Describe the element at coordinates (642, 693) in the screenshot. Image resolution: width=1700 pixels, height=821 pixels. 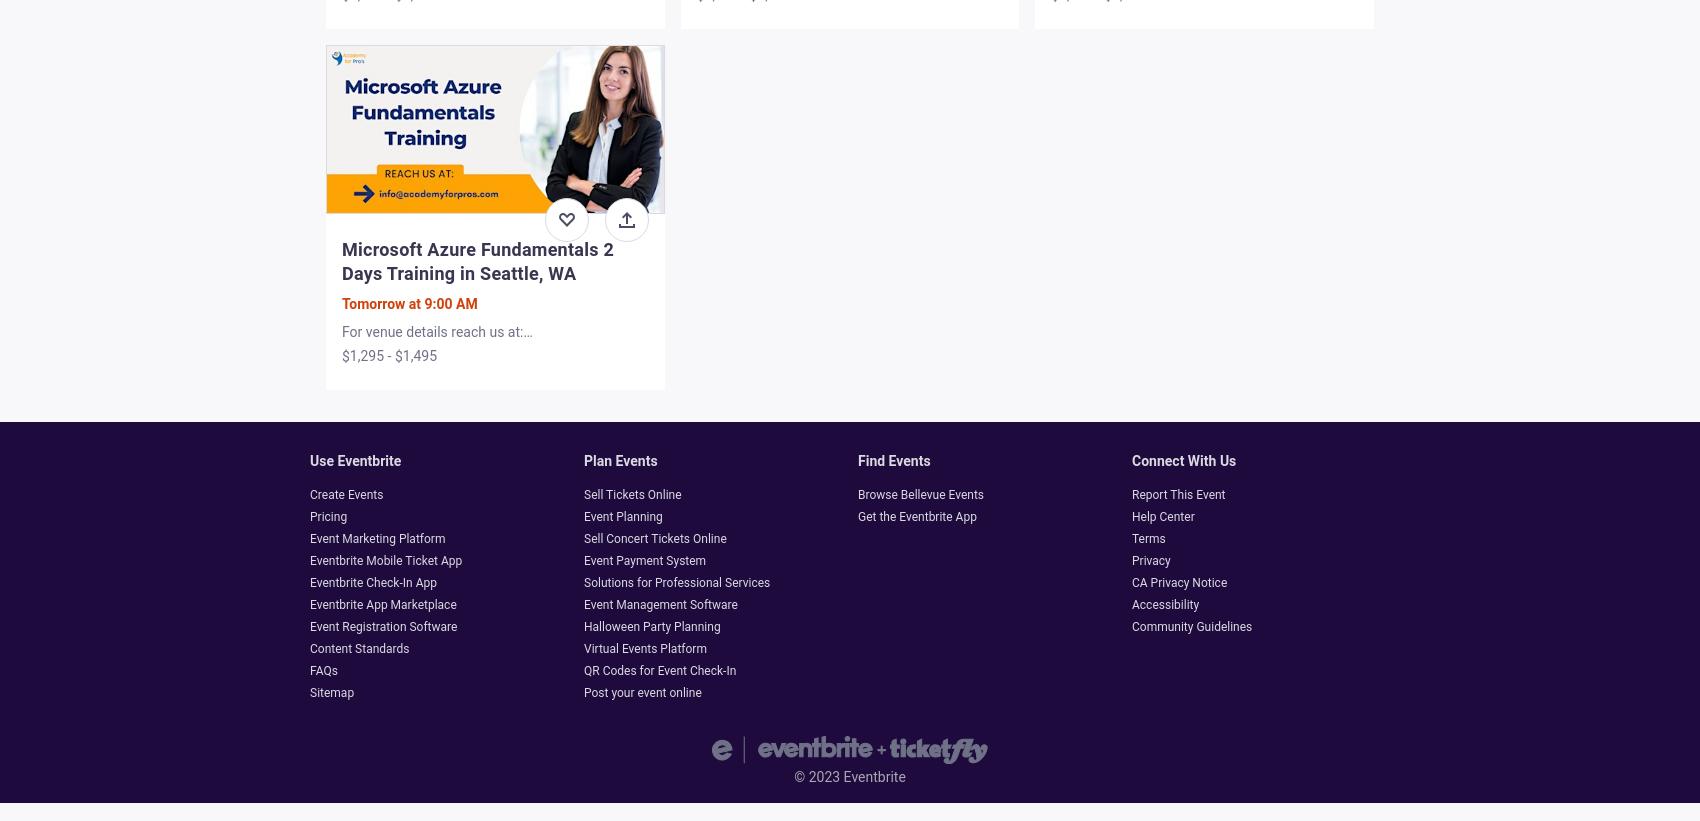
I see `'Post your event online'` at that location.